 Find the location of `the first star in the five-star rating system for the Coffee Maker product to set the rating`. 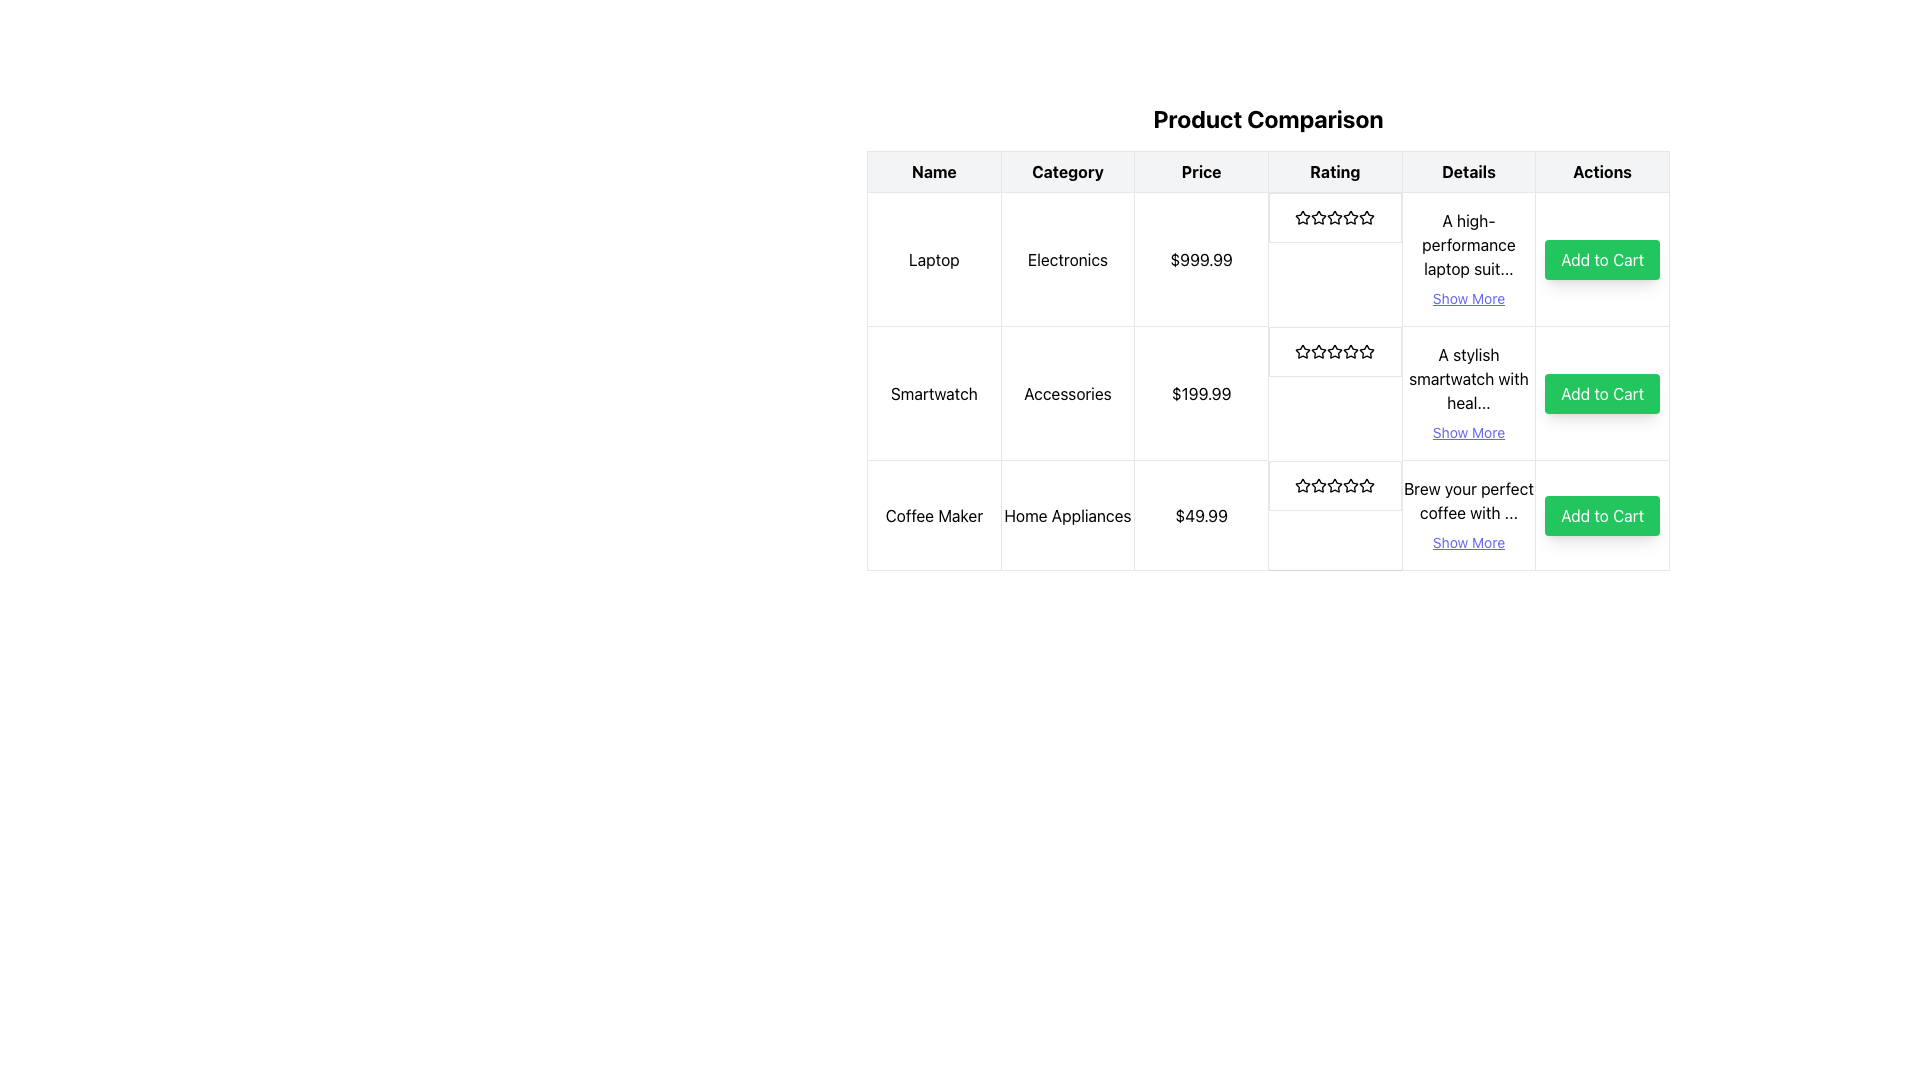

the first star in the five-star rating system for the Coffee Maker product to set the rating is located at coordinates (1319, 485).